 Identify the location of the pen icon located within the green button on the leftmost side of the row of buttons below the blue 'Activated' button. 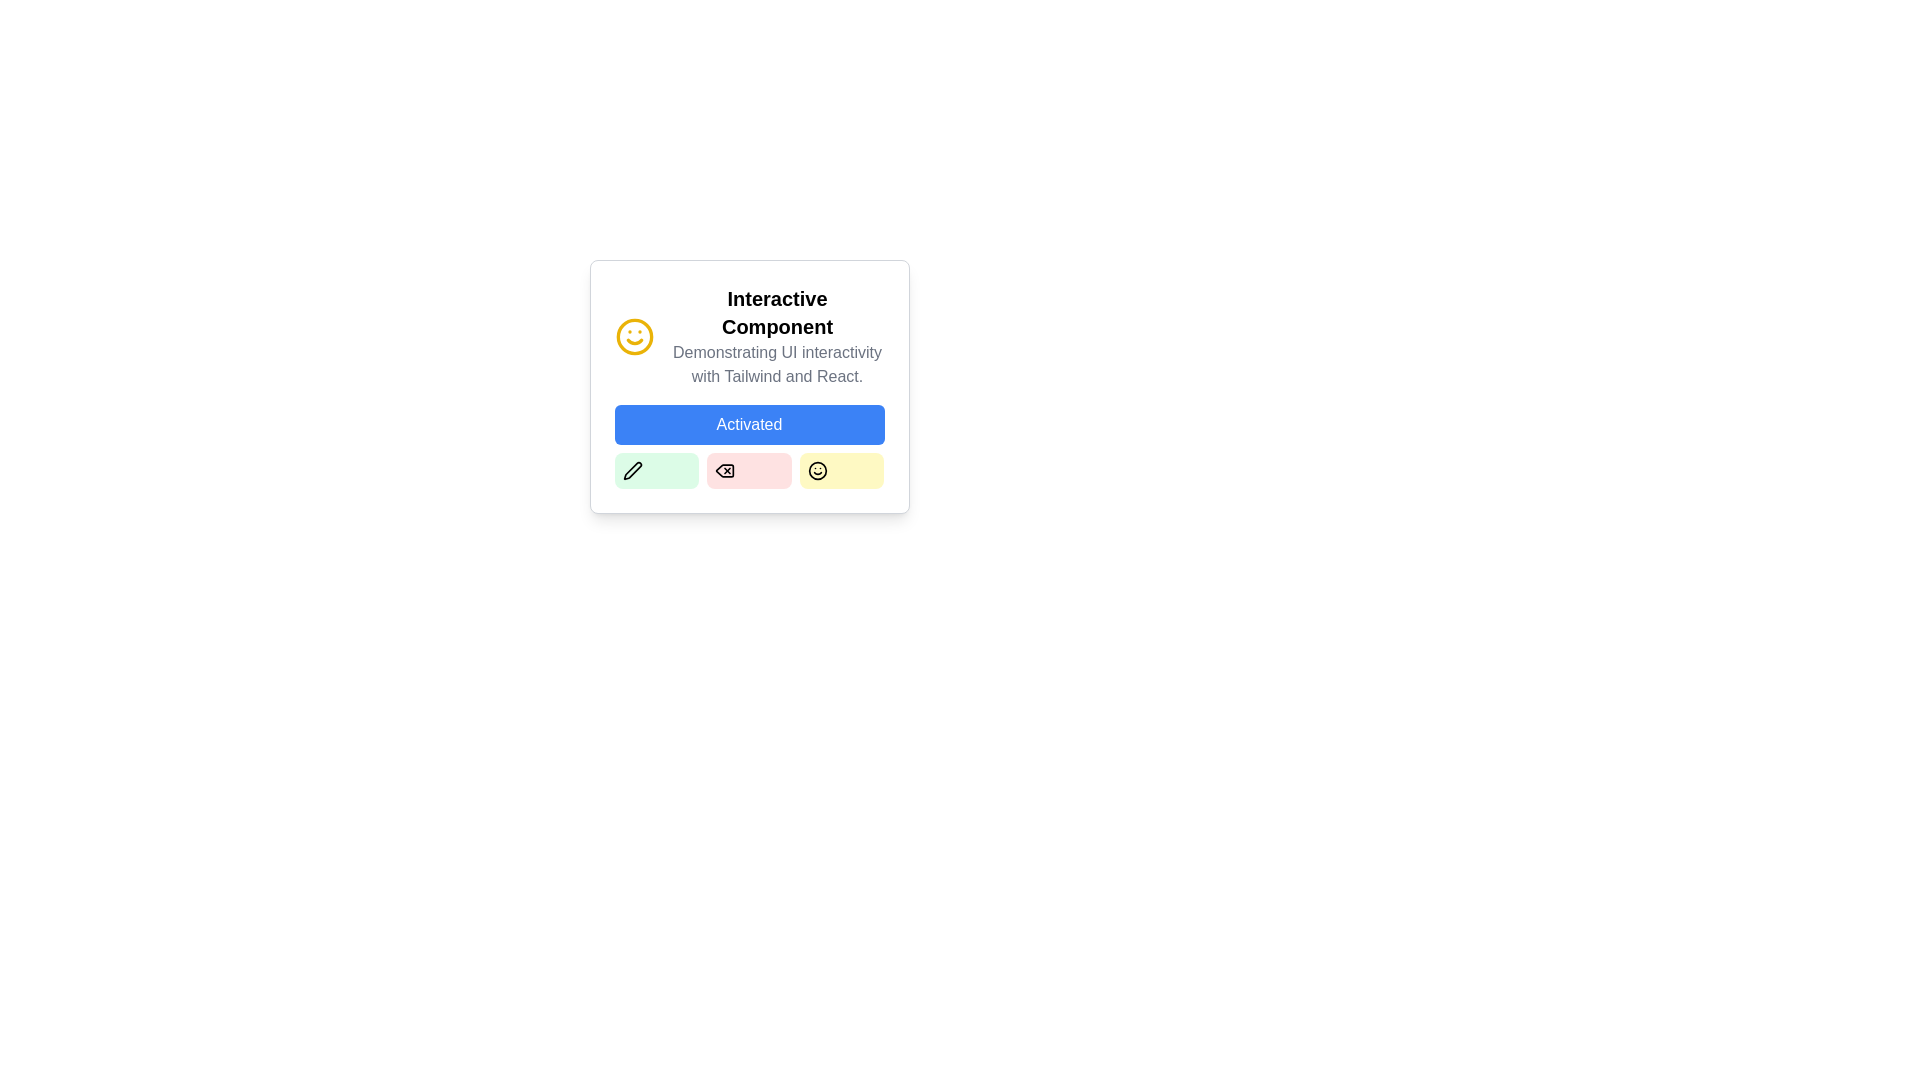
(631, 470).